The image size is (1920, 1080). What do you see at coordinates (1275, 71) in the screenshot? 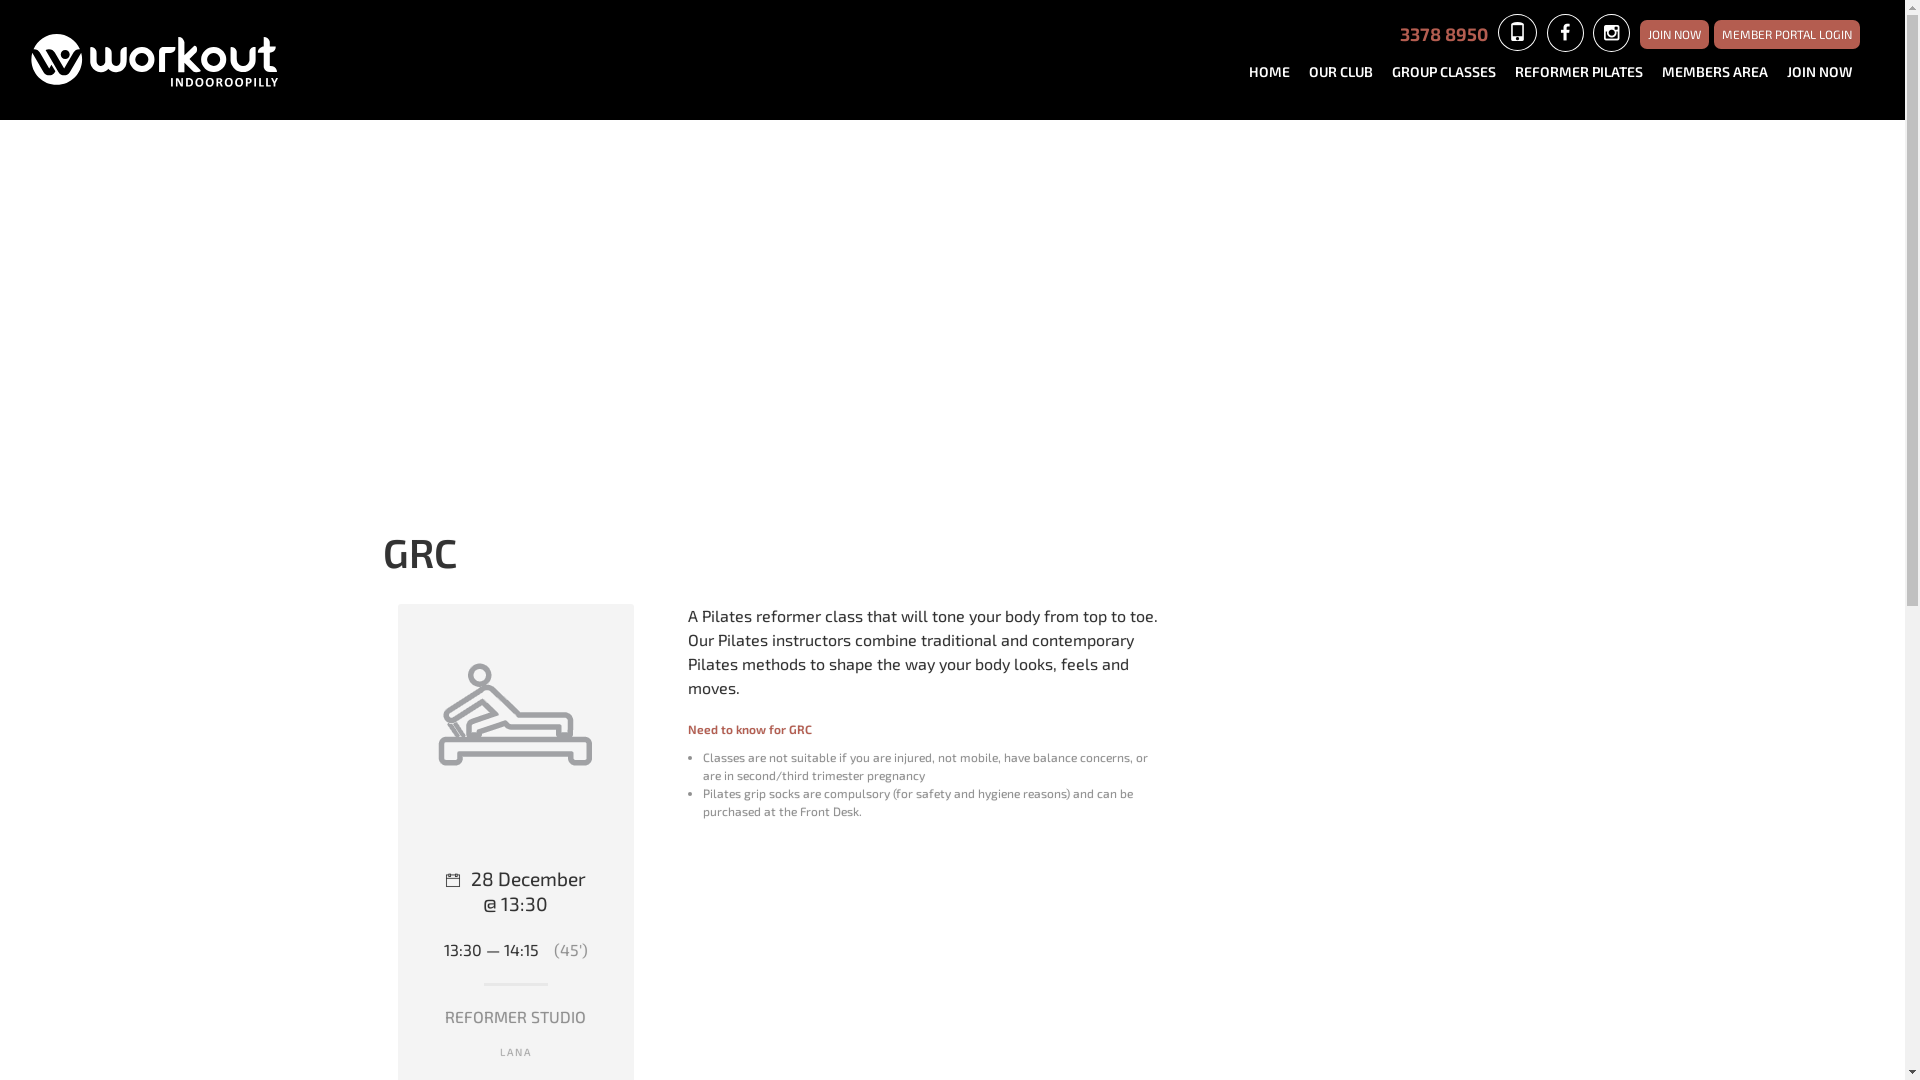
I see `'HOME'` at bounding box center [1275, 71].